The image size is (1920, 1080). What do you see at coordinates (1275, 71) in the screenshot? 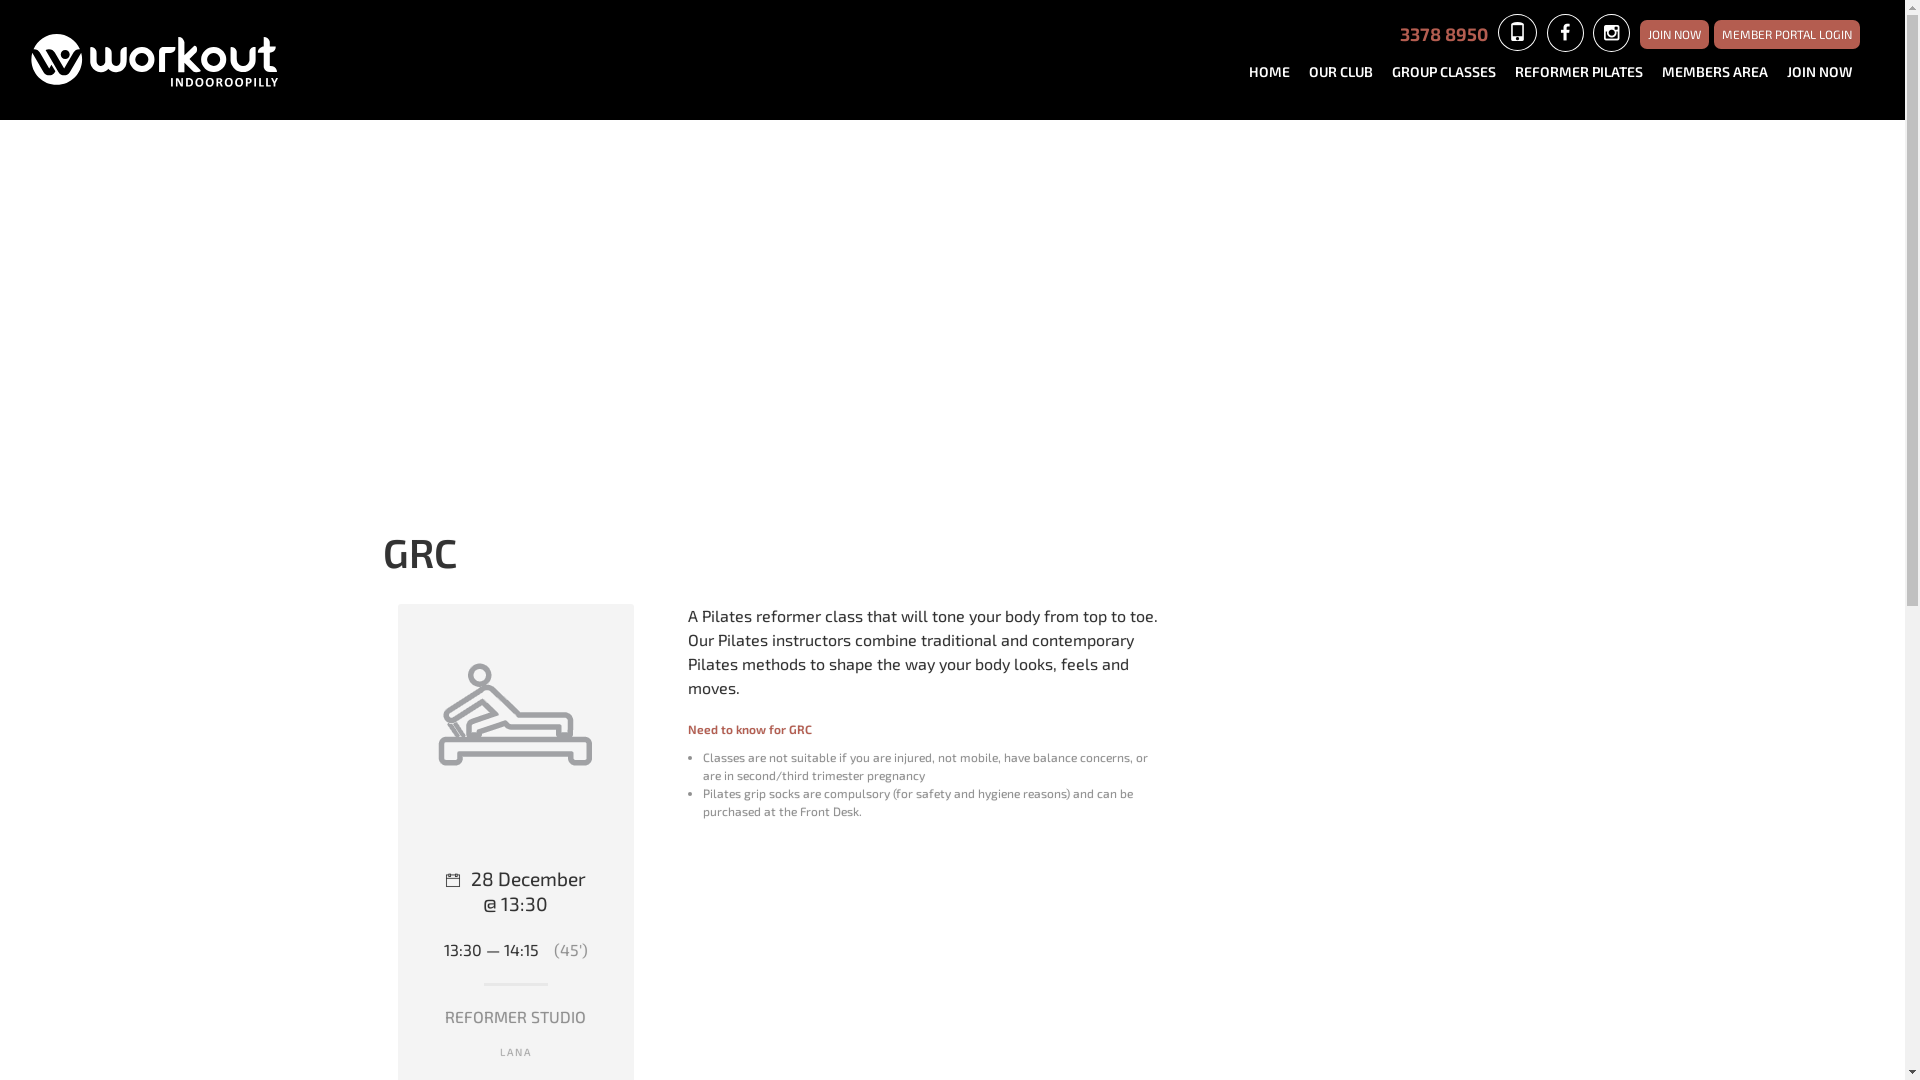
I see `'HOME'` at bounding box center [1275, 71].